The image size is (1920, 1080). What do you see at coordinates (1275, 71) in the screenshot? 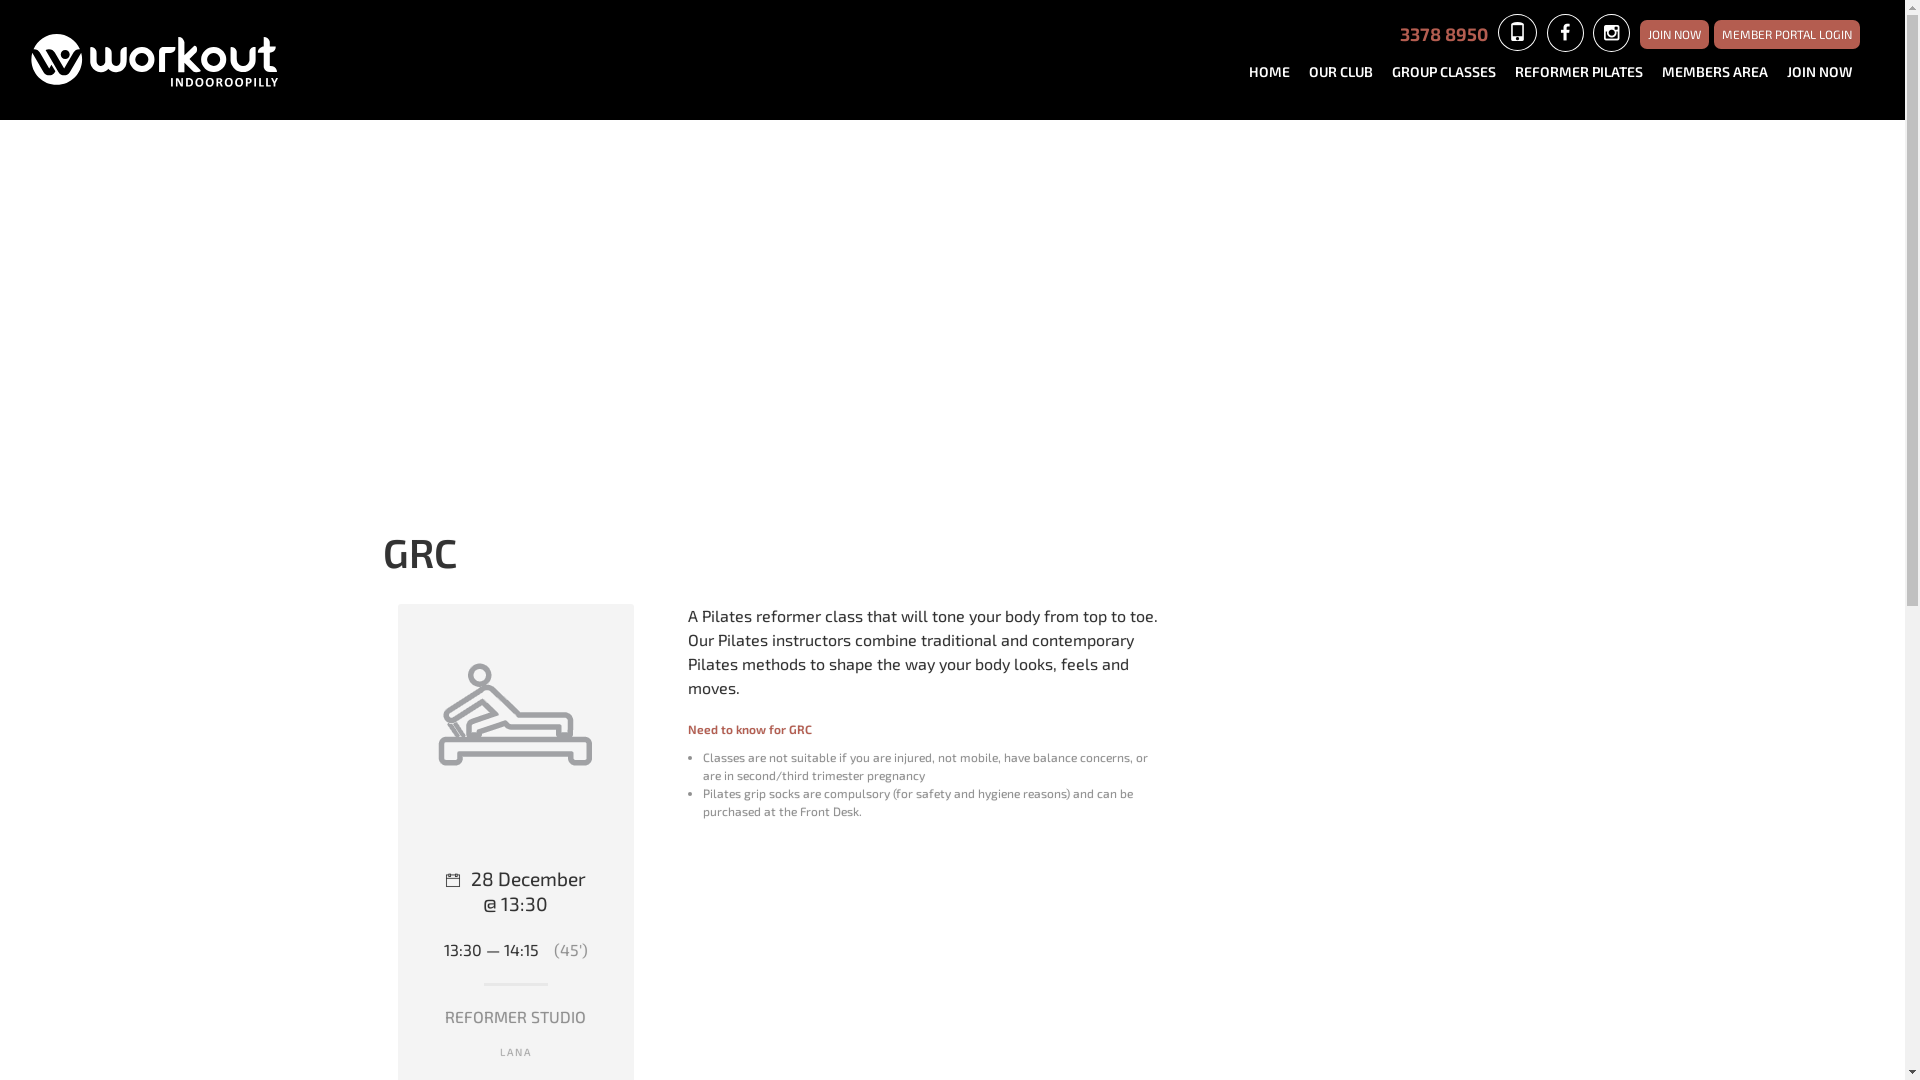
I see `'HOME'` at bounding box center [1275, 71].